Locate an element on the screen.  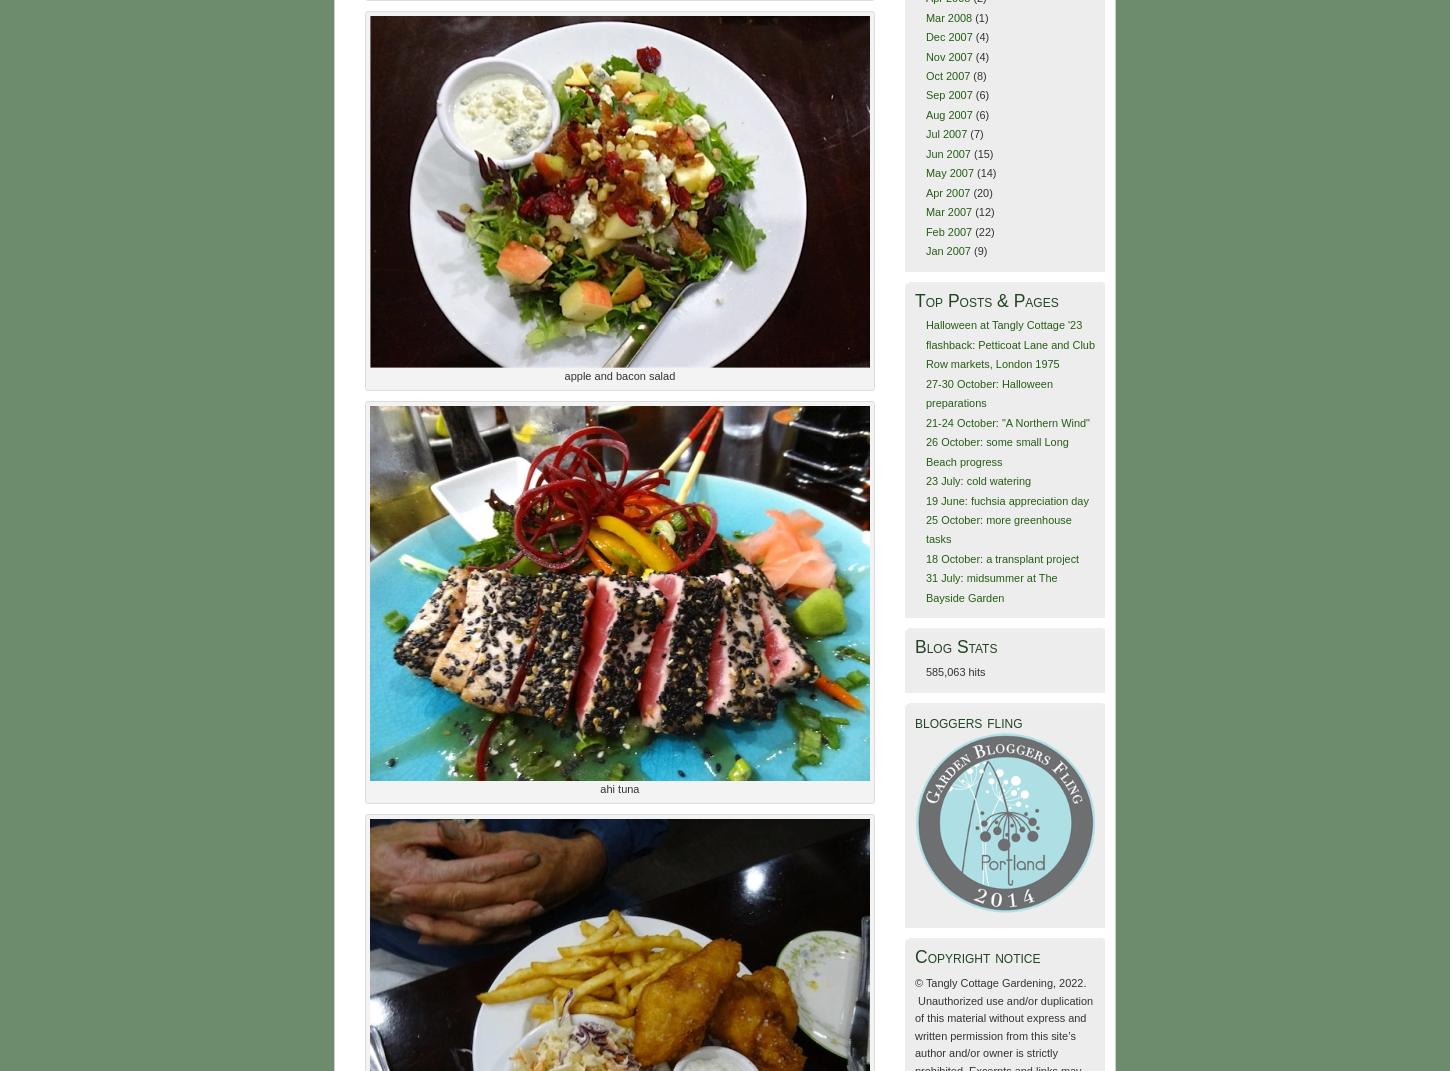
'flashback: Petticoat Lane and Club Row markets, London 1975' is located at coordinates (923, 352).